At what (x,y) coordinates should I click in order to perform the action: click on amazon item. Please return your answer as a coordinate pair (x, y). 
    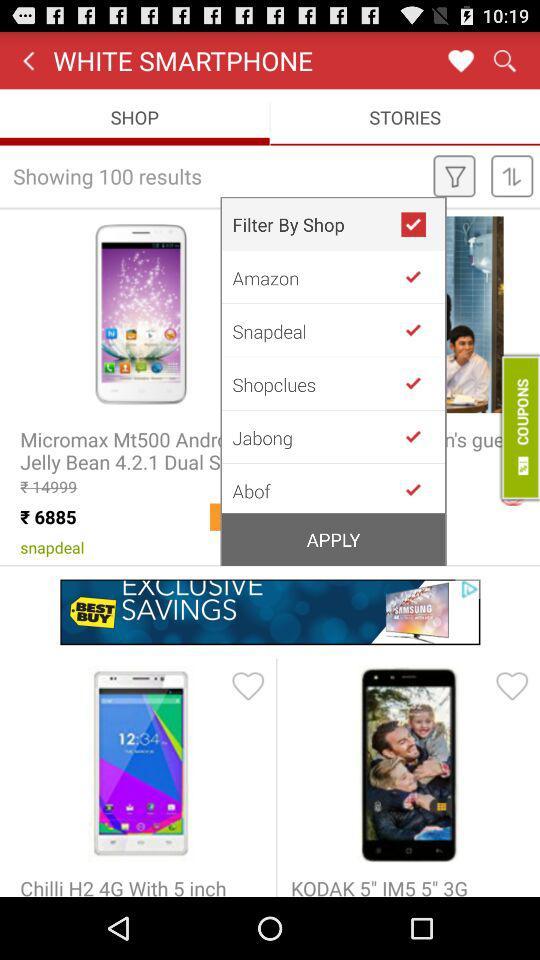
    Looking at the image, I should click on (316, 276).